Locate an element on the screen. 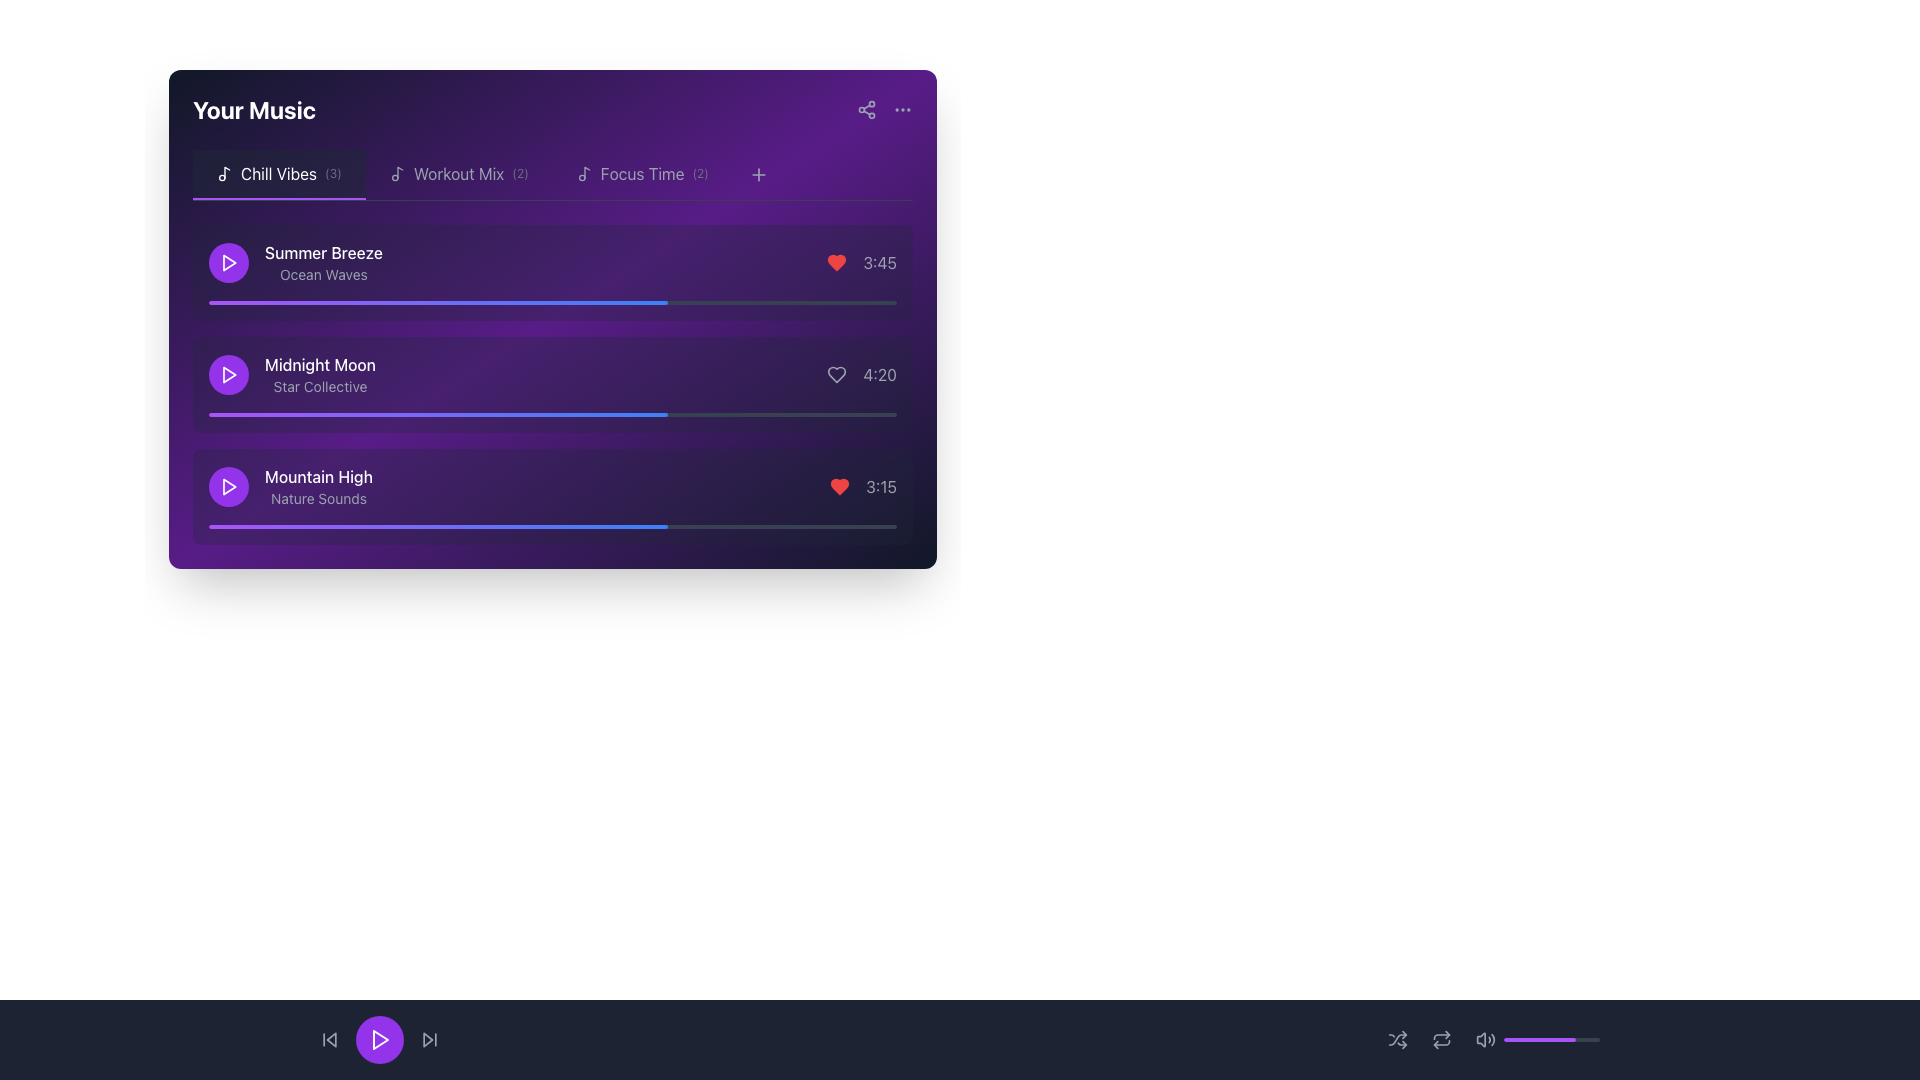 This screenshot has height=1080, width=1920. the second play button in the 'Your Music' interface below the 'Chill Vibes' tab to initiate playback of the 'Midnight Moon' track is located at coordinates (229, 374).